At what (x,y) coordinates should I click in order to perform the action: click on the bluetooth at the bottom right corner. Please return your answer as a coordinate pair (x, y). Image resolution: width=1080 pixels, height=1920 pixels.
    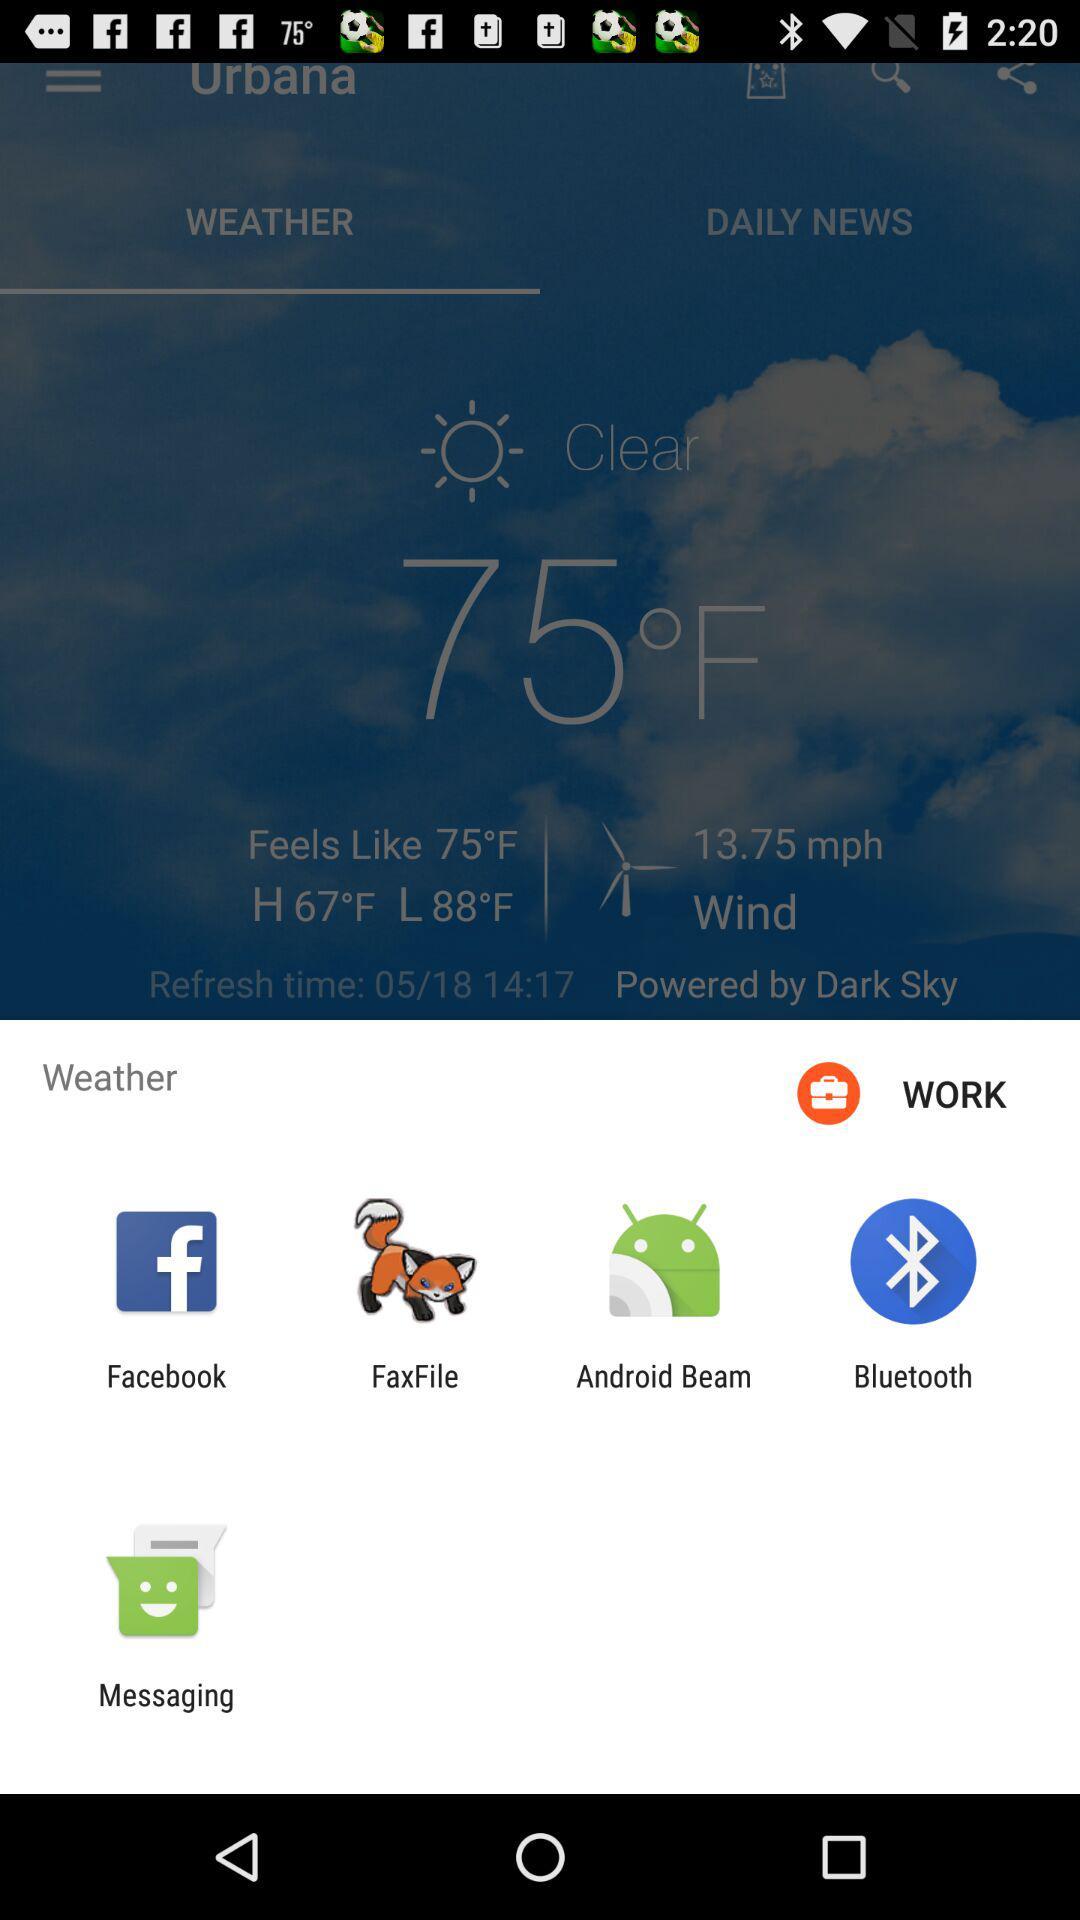
    Looking at the image, I should click on (913, 1392).